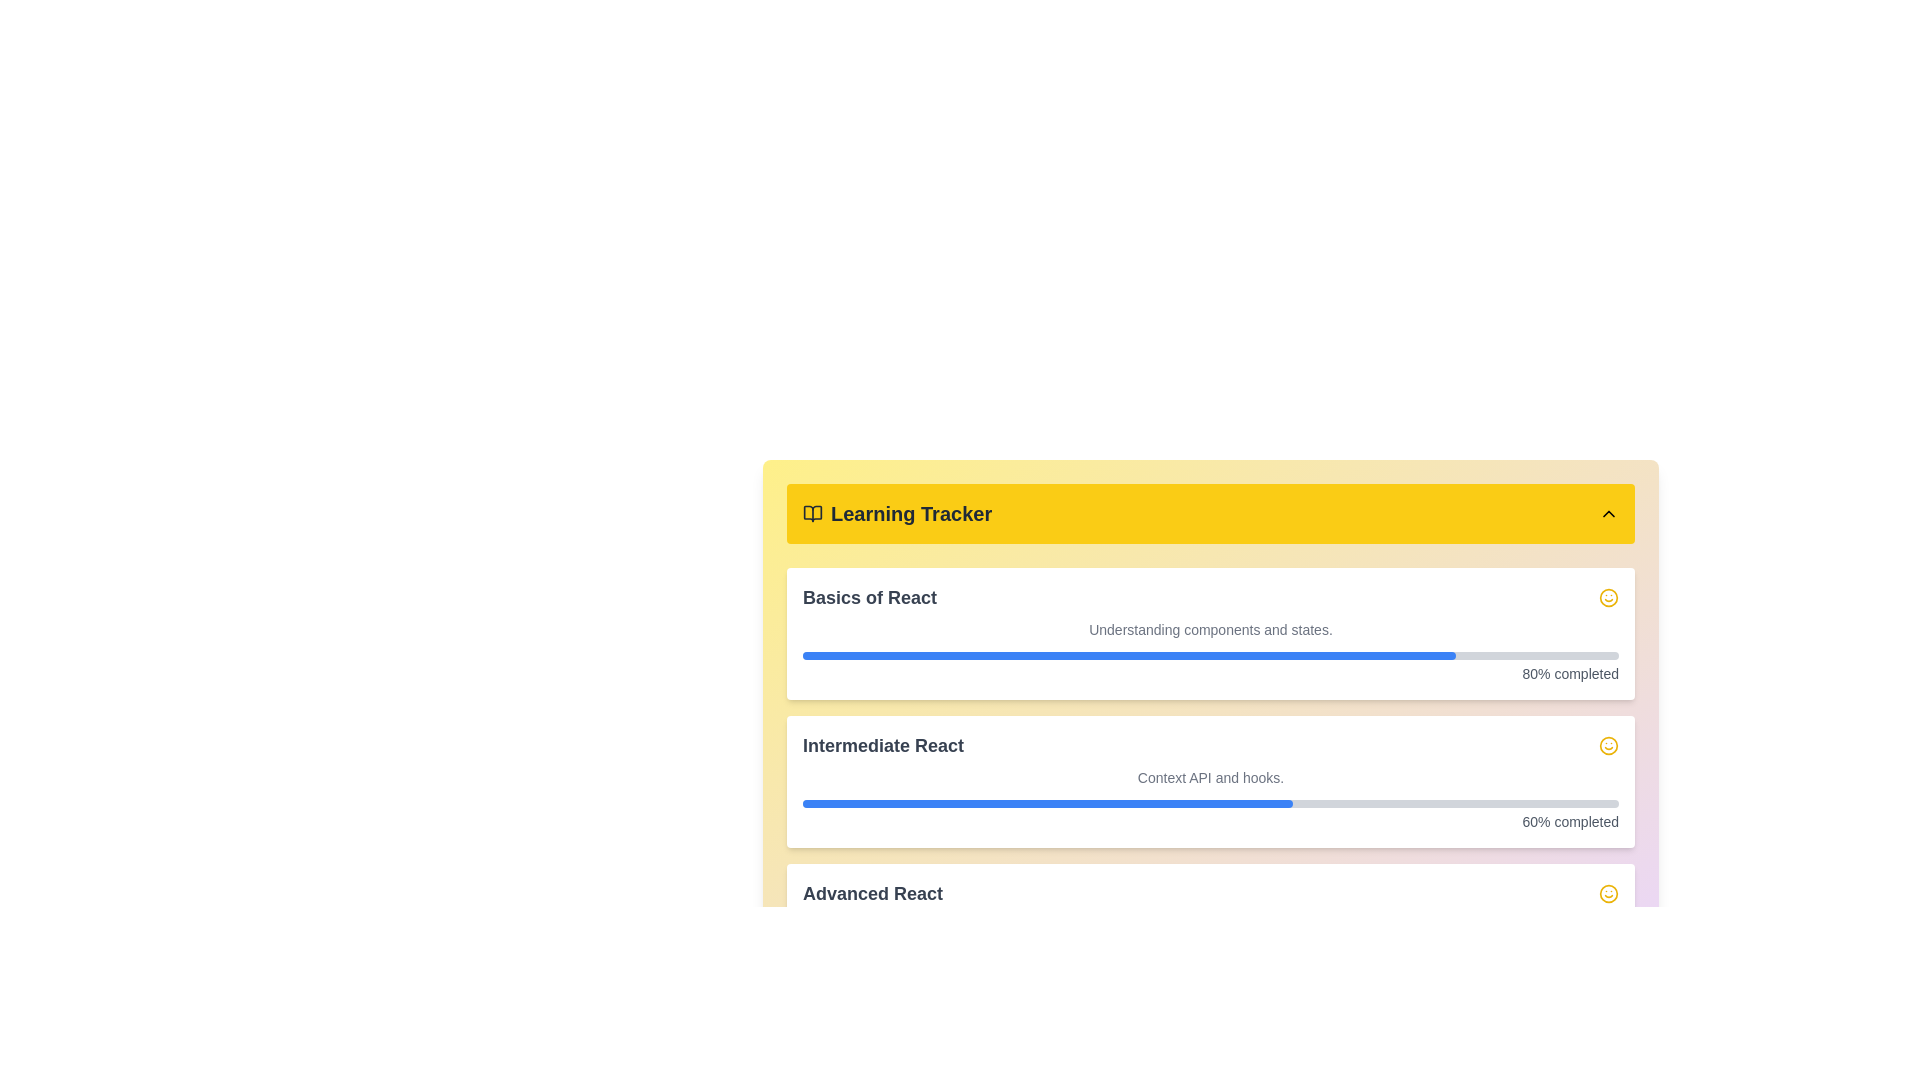 This screenshot has width=1920, height=1080. What do you see at coordinates (1608, 512) in the screenshot?
I see `the chevron icon located at the top-right corner of the yellow header area containing the title 'Learning Tracker' for feedback` at bounding box center [1608, 512].